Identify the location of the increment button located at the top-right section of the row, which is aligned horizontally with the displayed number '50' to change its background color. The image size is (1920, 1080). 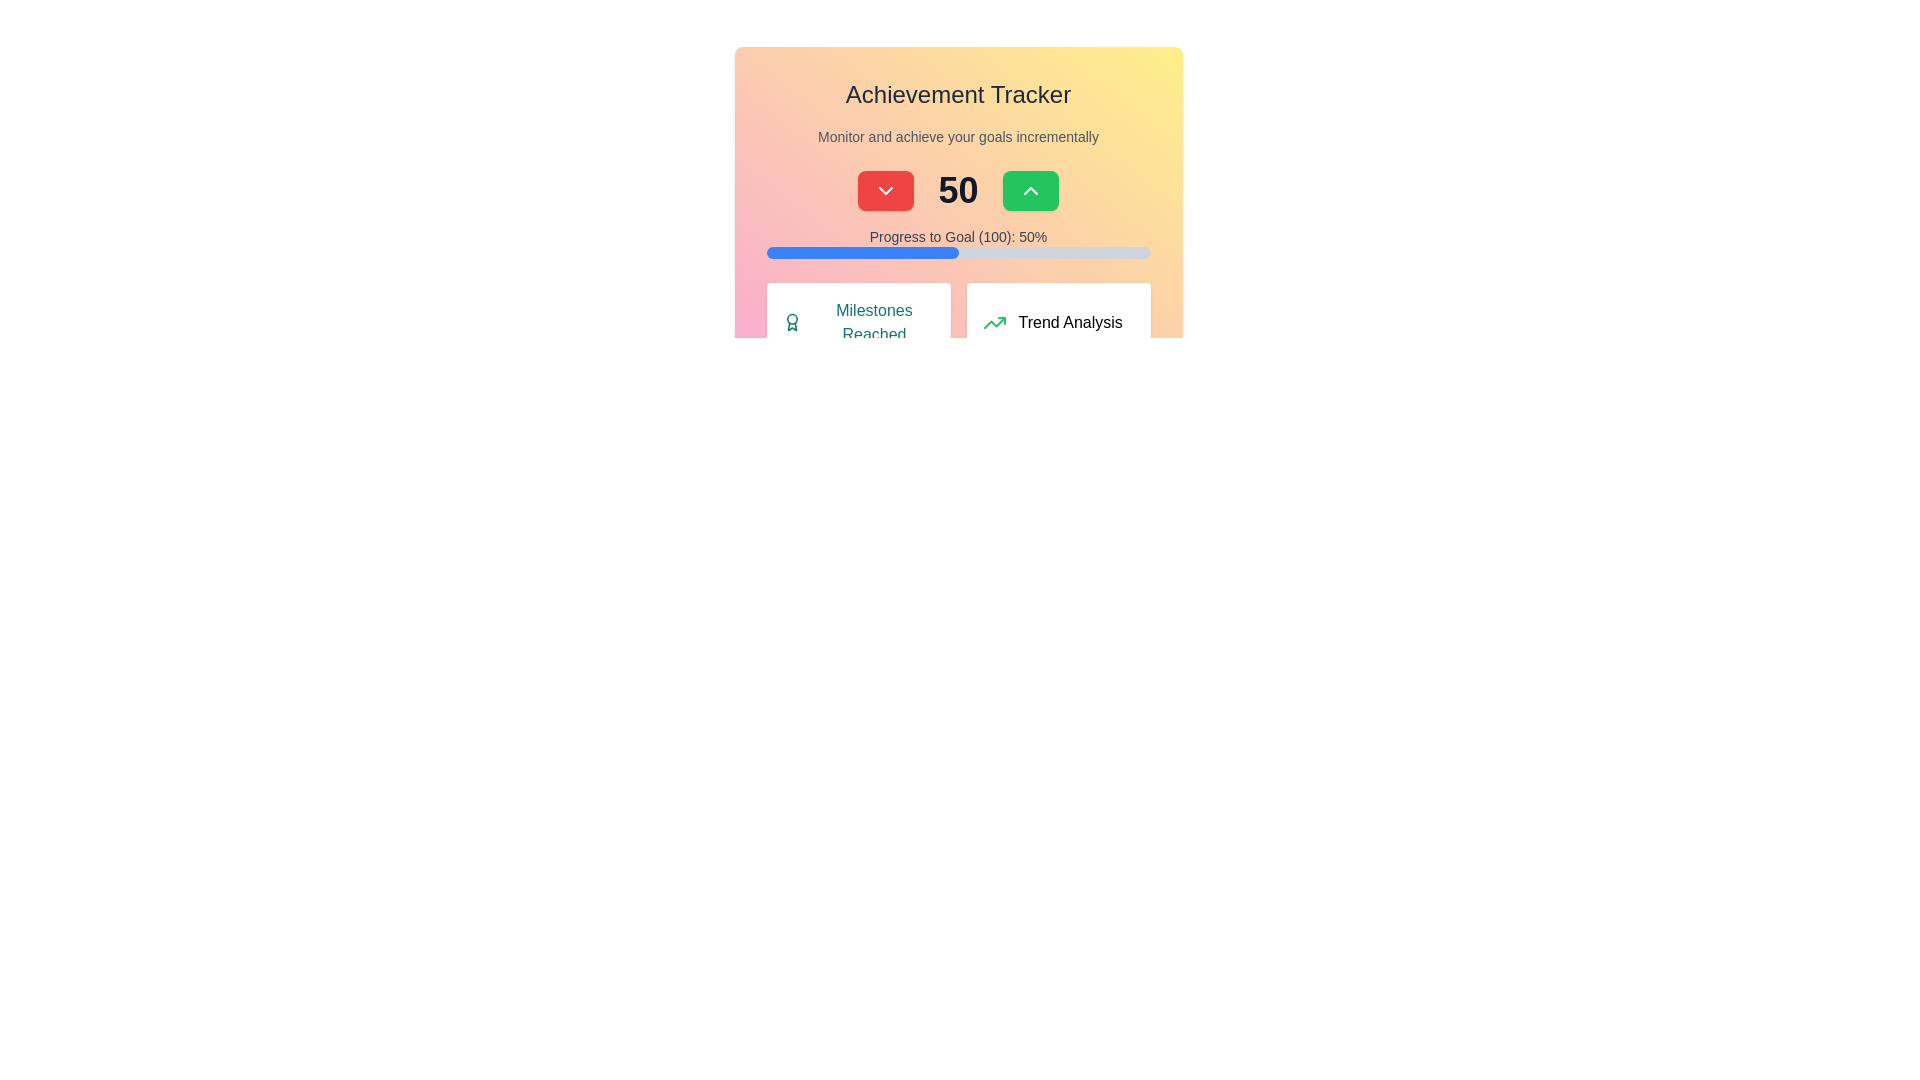
(1030, 191).